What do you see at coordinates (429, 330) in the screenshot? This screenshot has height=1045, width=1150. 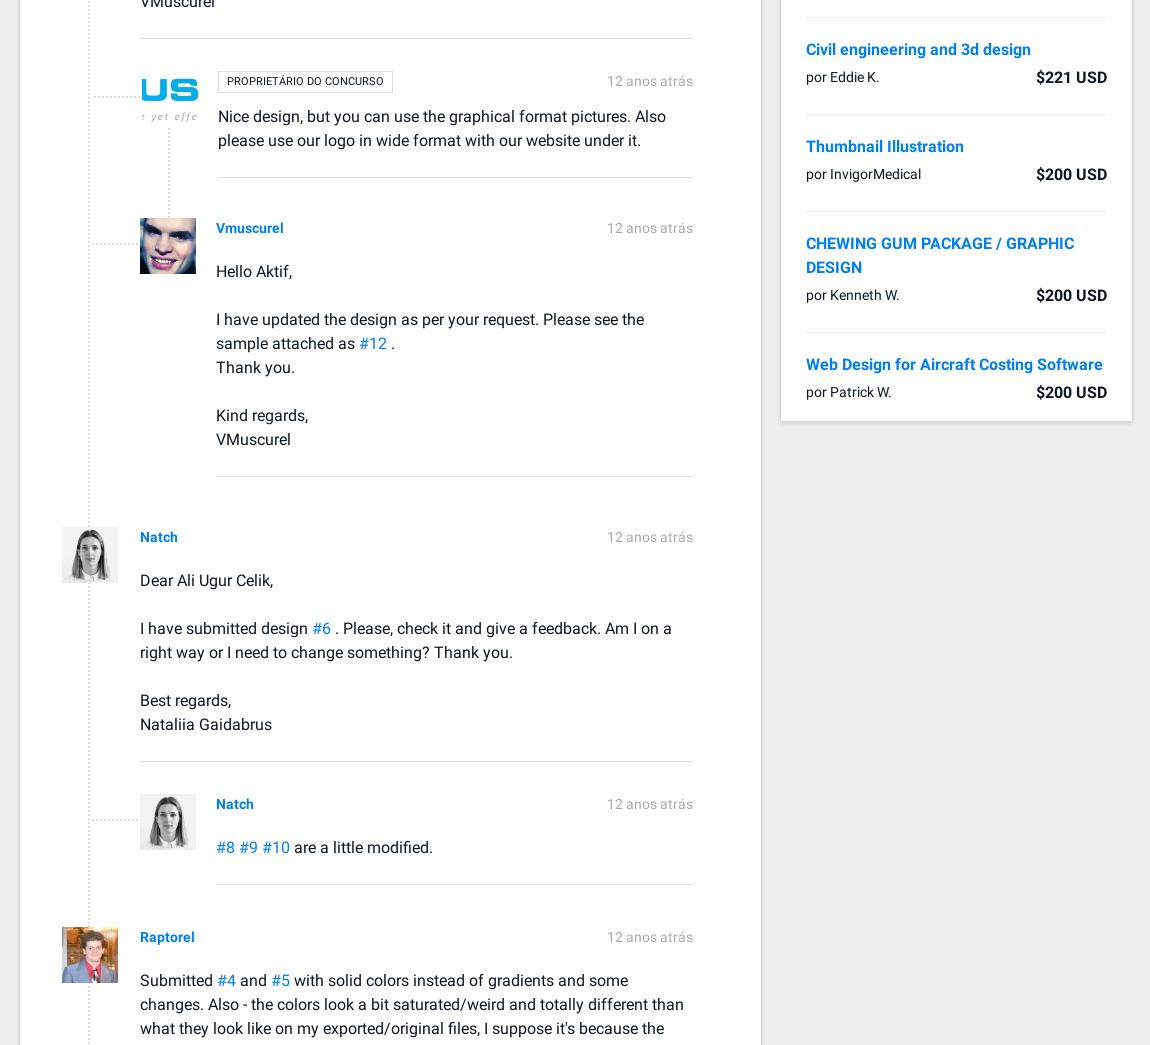 I see `'I have updated the design as per your request. Please see the sample attached as'` at bounding box center [429, 330].